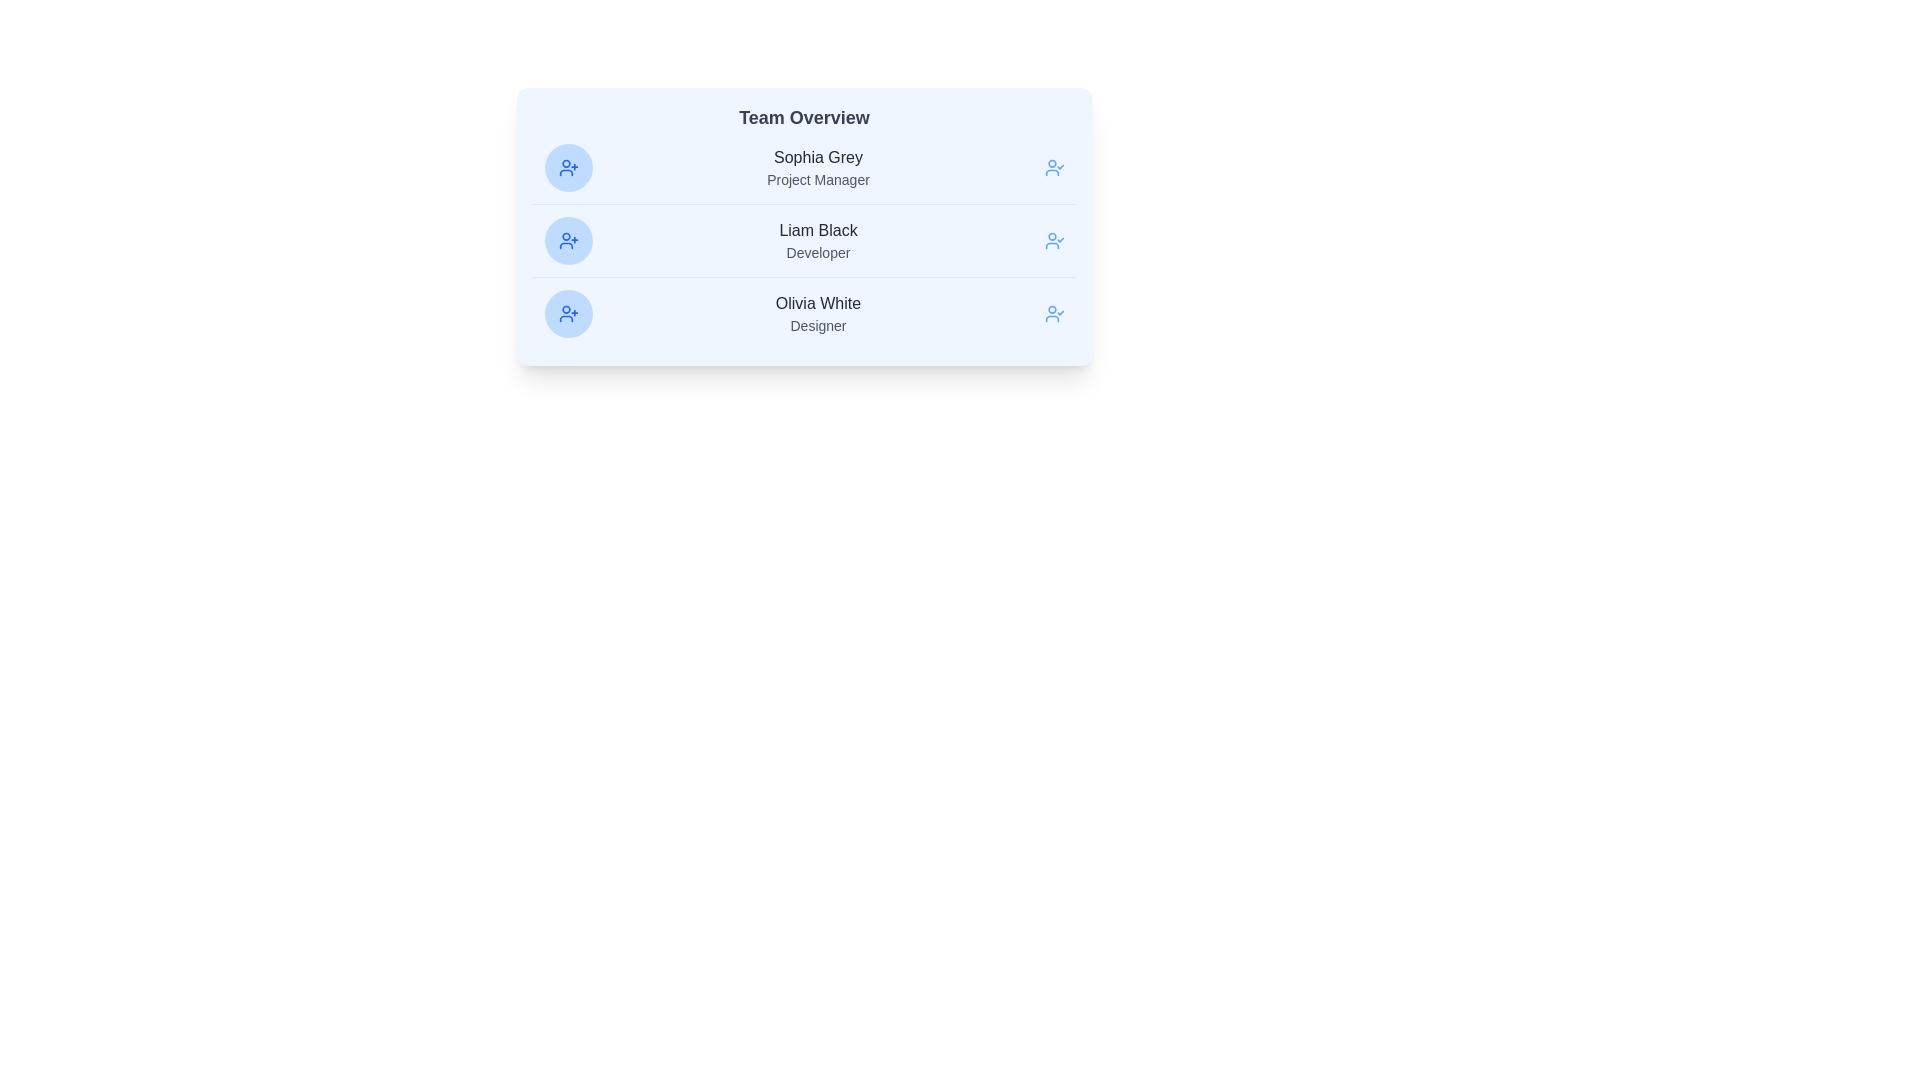  Describe the element at coordinates (567, 167) in the screenshot. I see `the user icon with a plus sign, styled in blue outline on a light blue circular background, located in the top-left corner of the 'Team Overview' card` at that location.